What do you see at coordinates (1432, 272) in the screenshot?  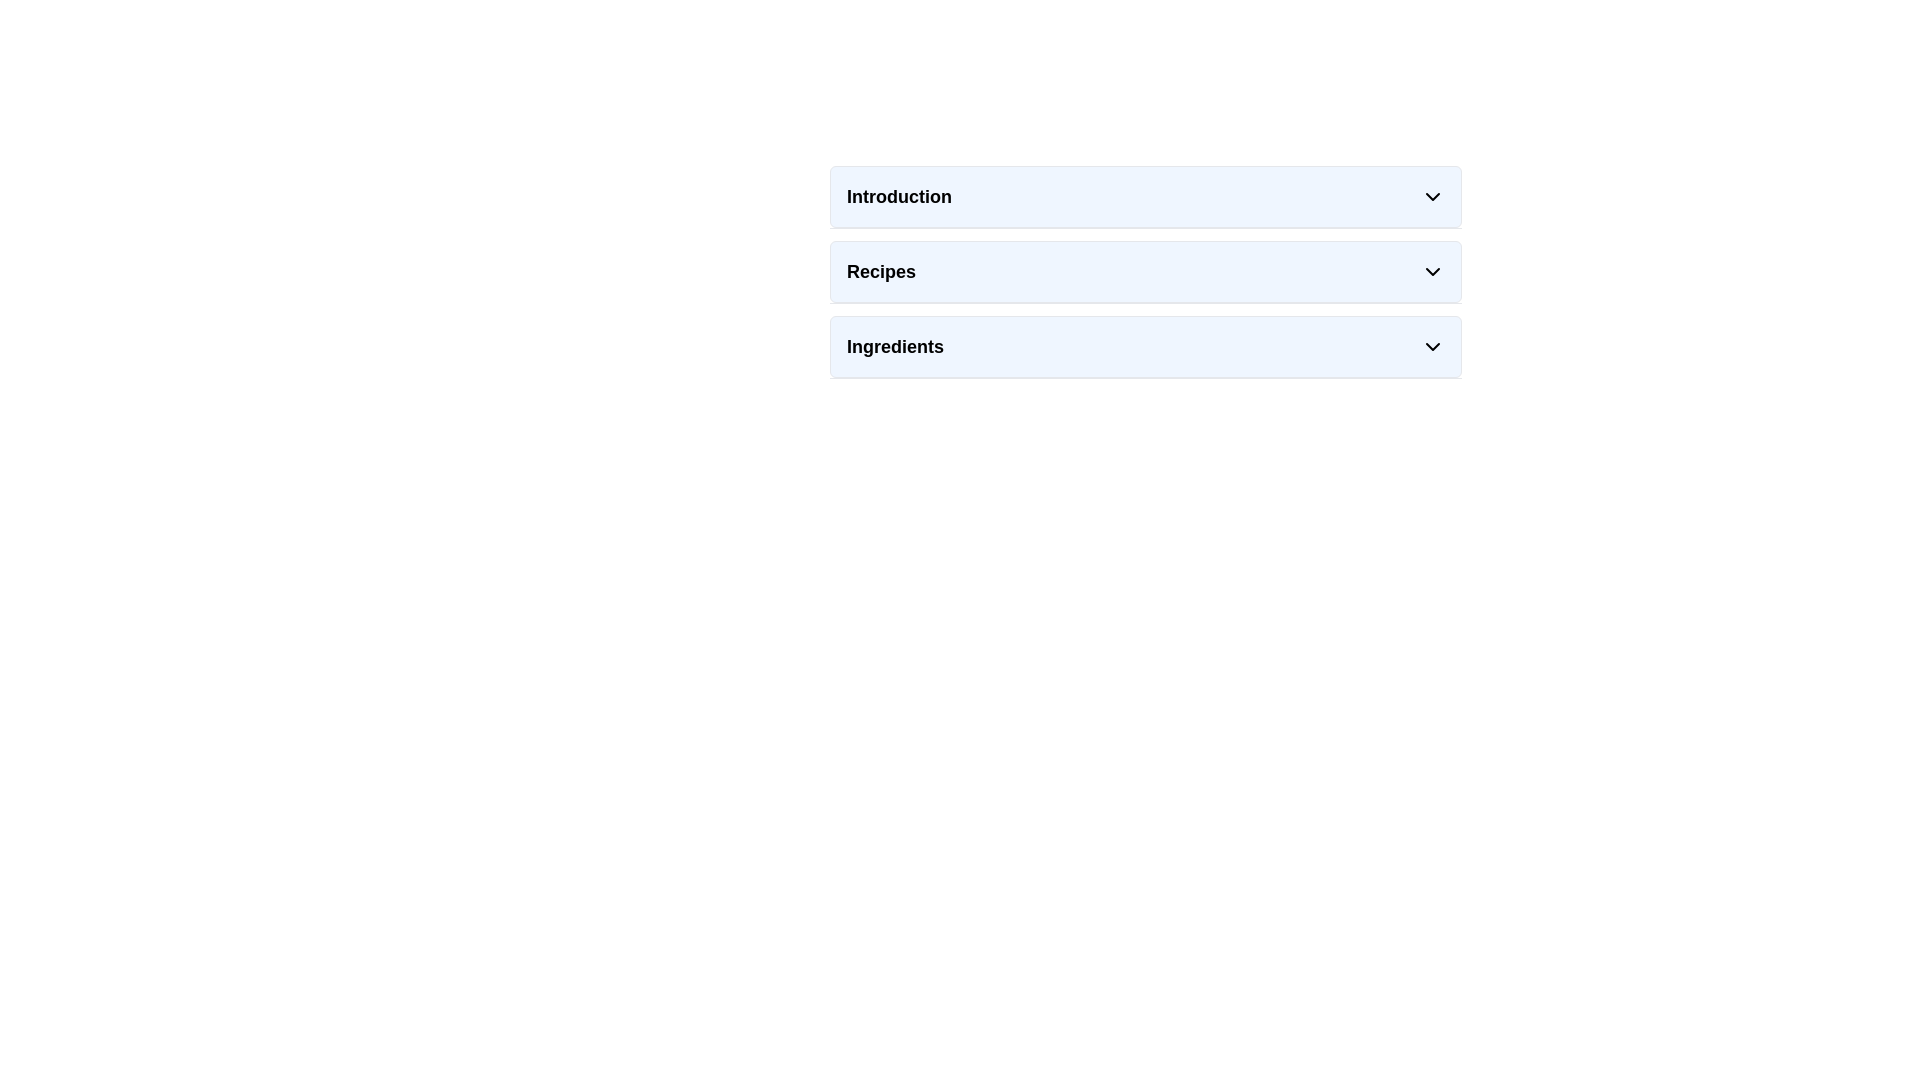 I see `the chevron icon located at the far right end inside the 'Recipes' button to trigger a tooltip if applicable` at bounding box center [1432, 272].